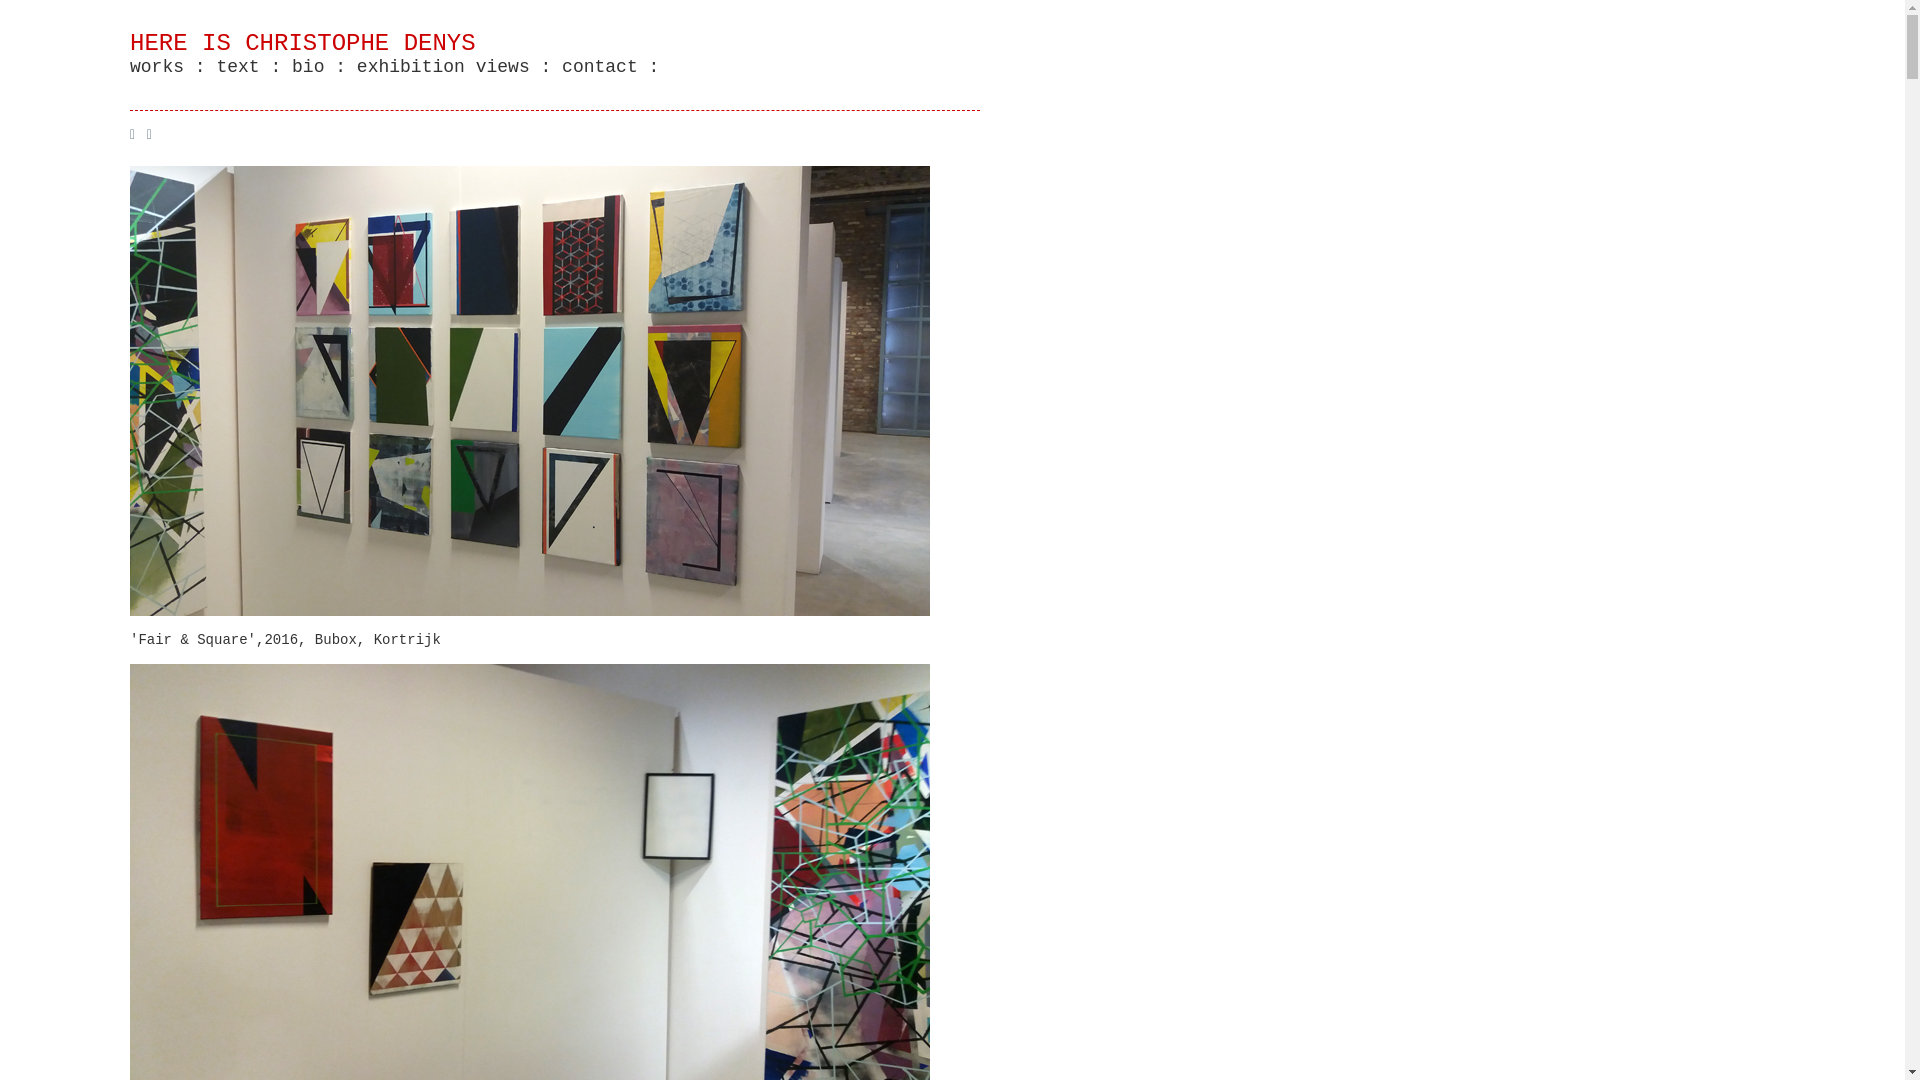 This screenshot has width=1920, height=1080. Describe the element at coordinates (128, 65) in the screenshot. I see `'works :'` at that location.